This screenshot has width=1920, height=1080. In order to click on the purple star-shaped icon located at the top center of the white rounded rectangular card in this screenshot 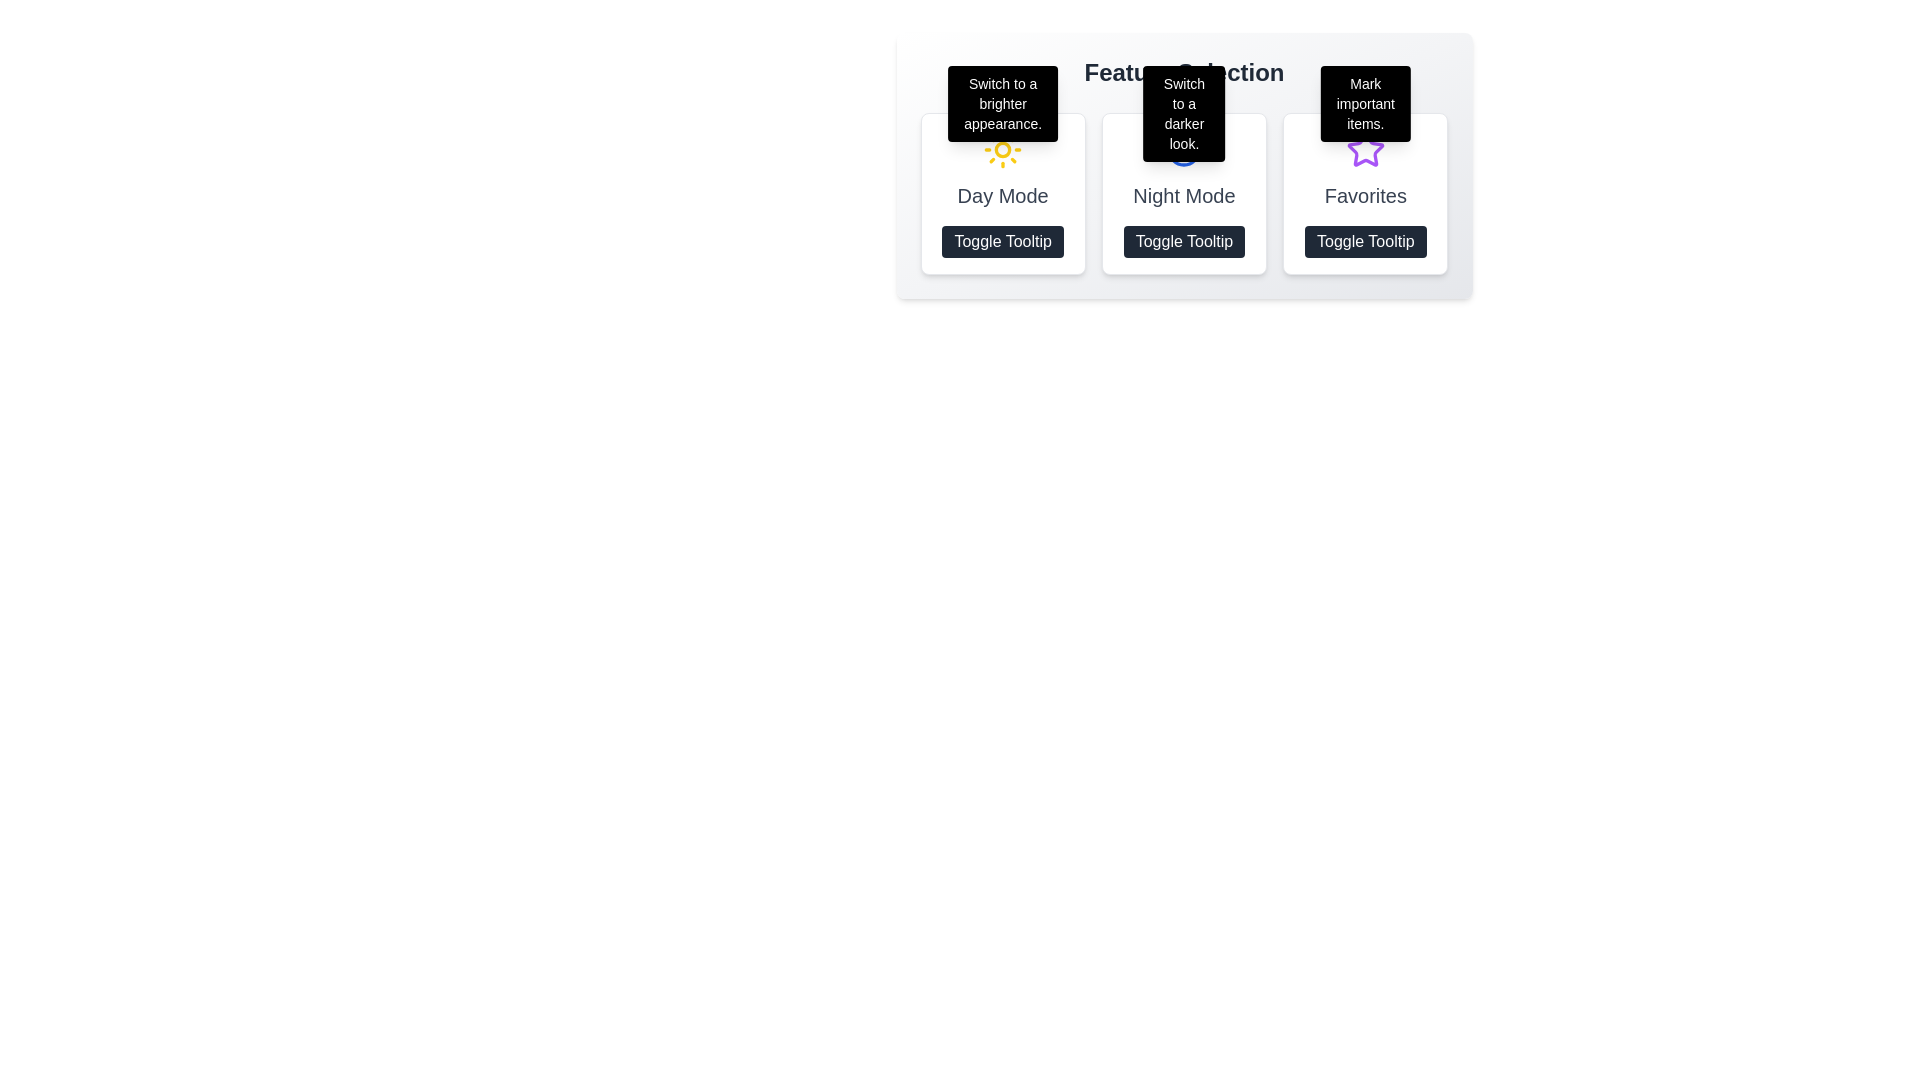, I will do `click(1364, 149)`.